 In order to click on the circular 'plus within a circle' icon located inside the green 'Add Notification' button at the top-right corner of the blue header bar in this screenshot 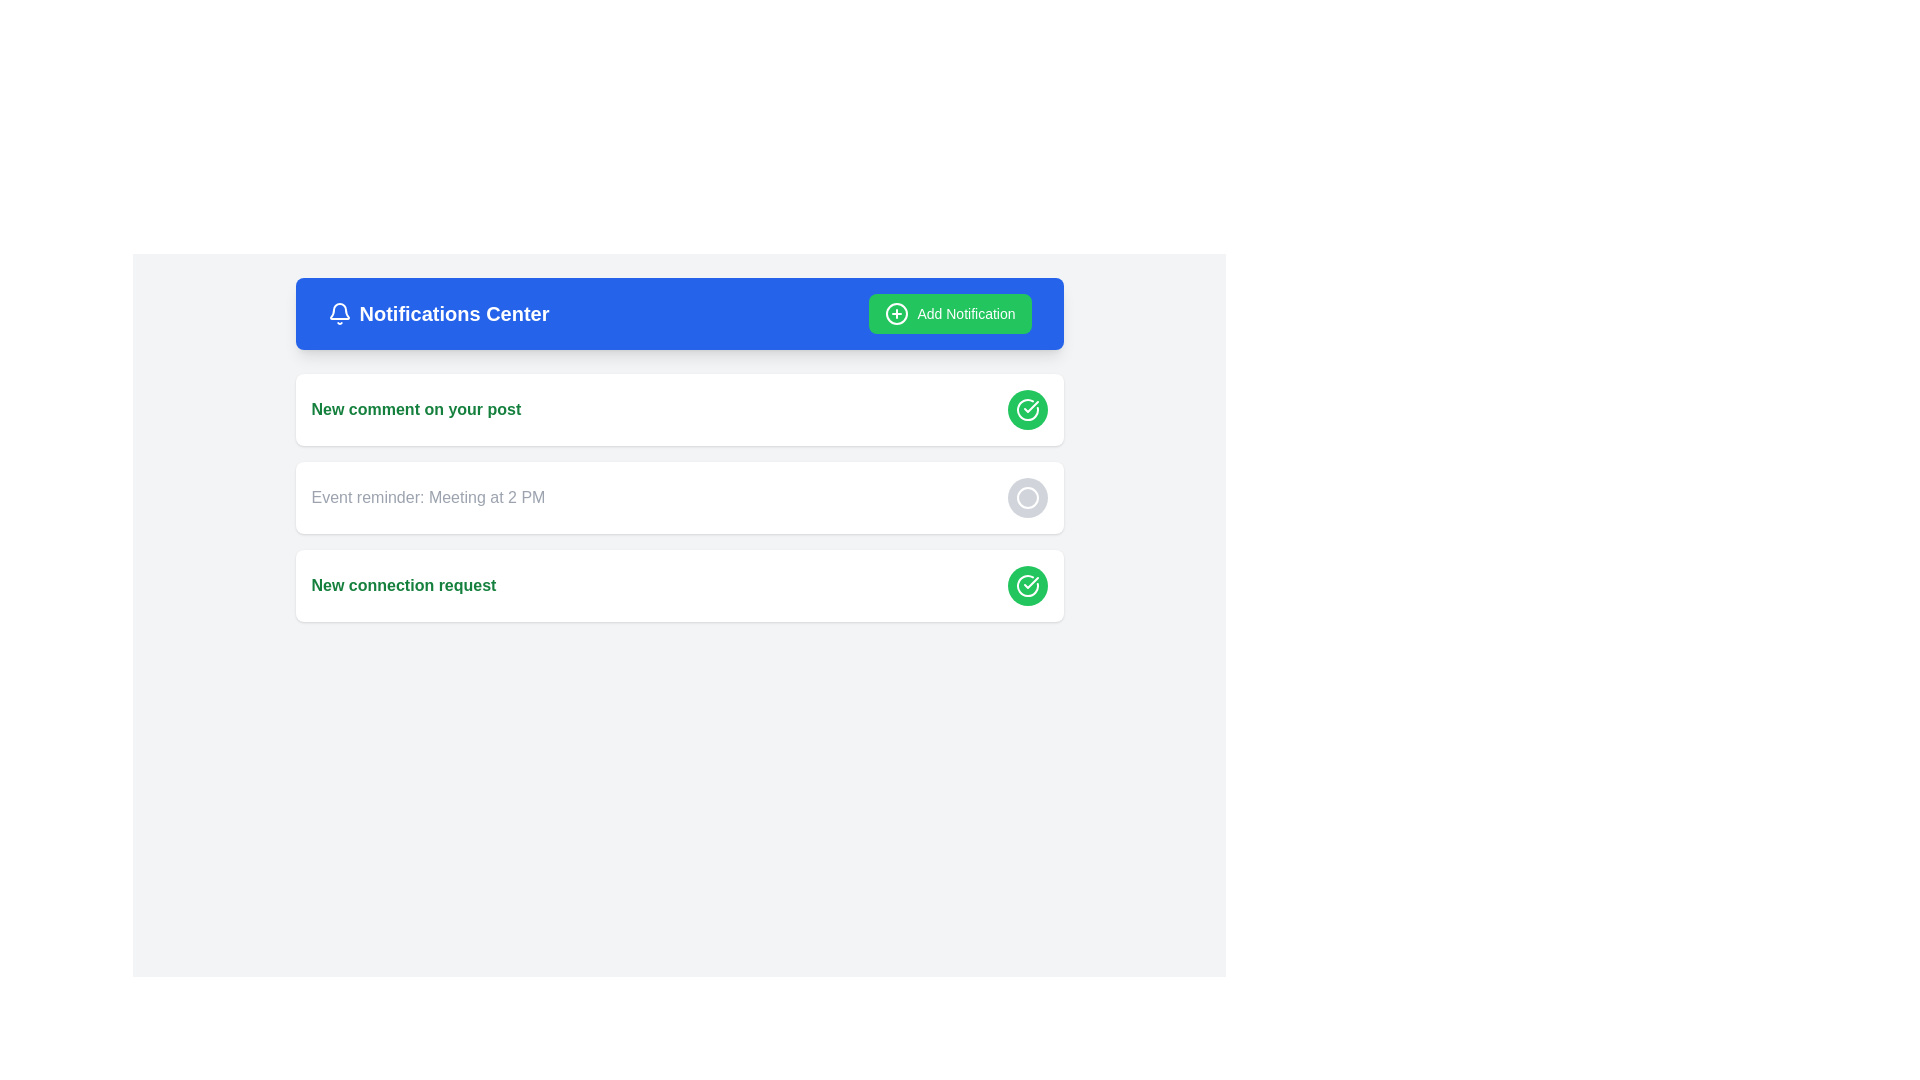, I will do `click(896, 313)`.